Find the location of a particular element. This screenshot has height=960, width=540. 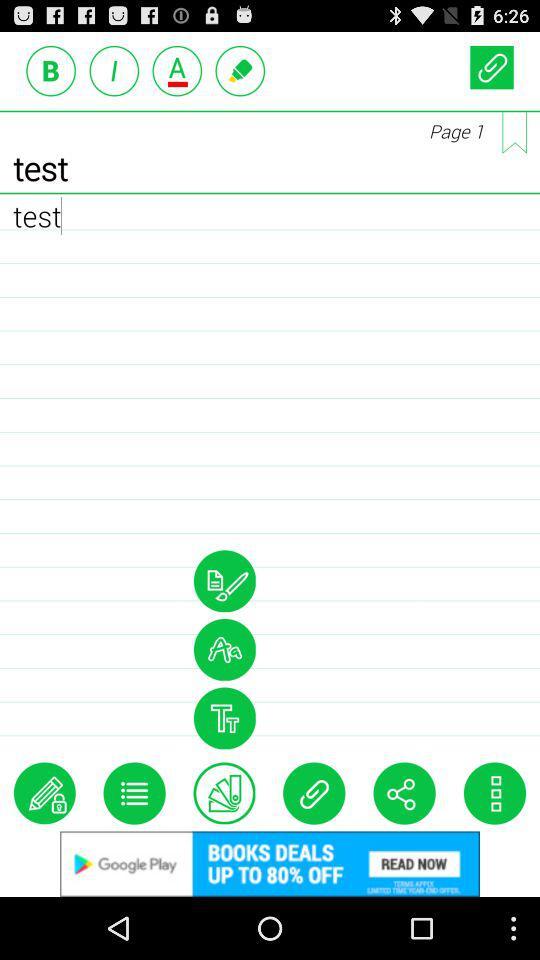

attach page button is located at coordinates (490, 67).